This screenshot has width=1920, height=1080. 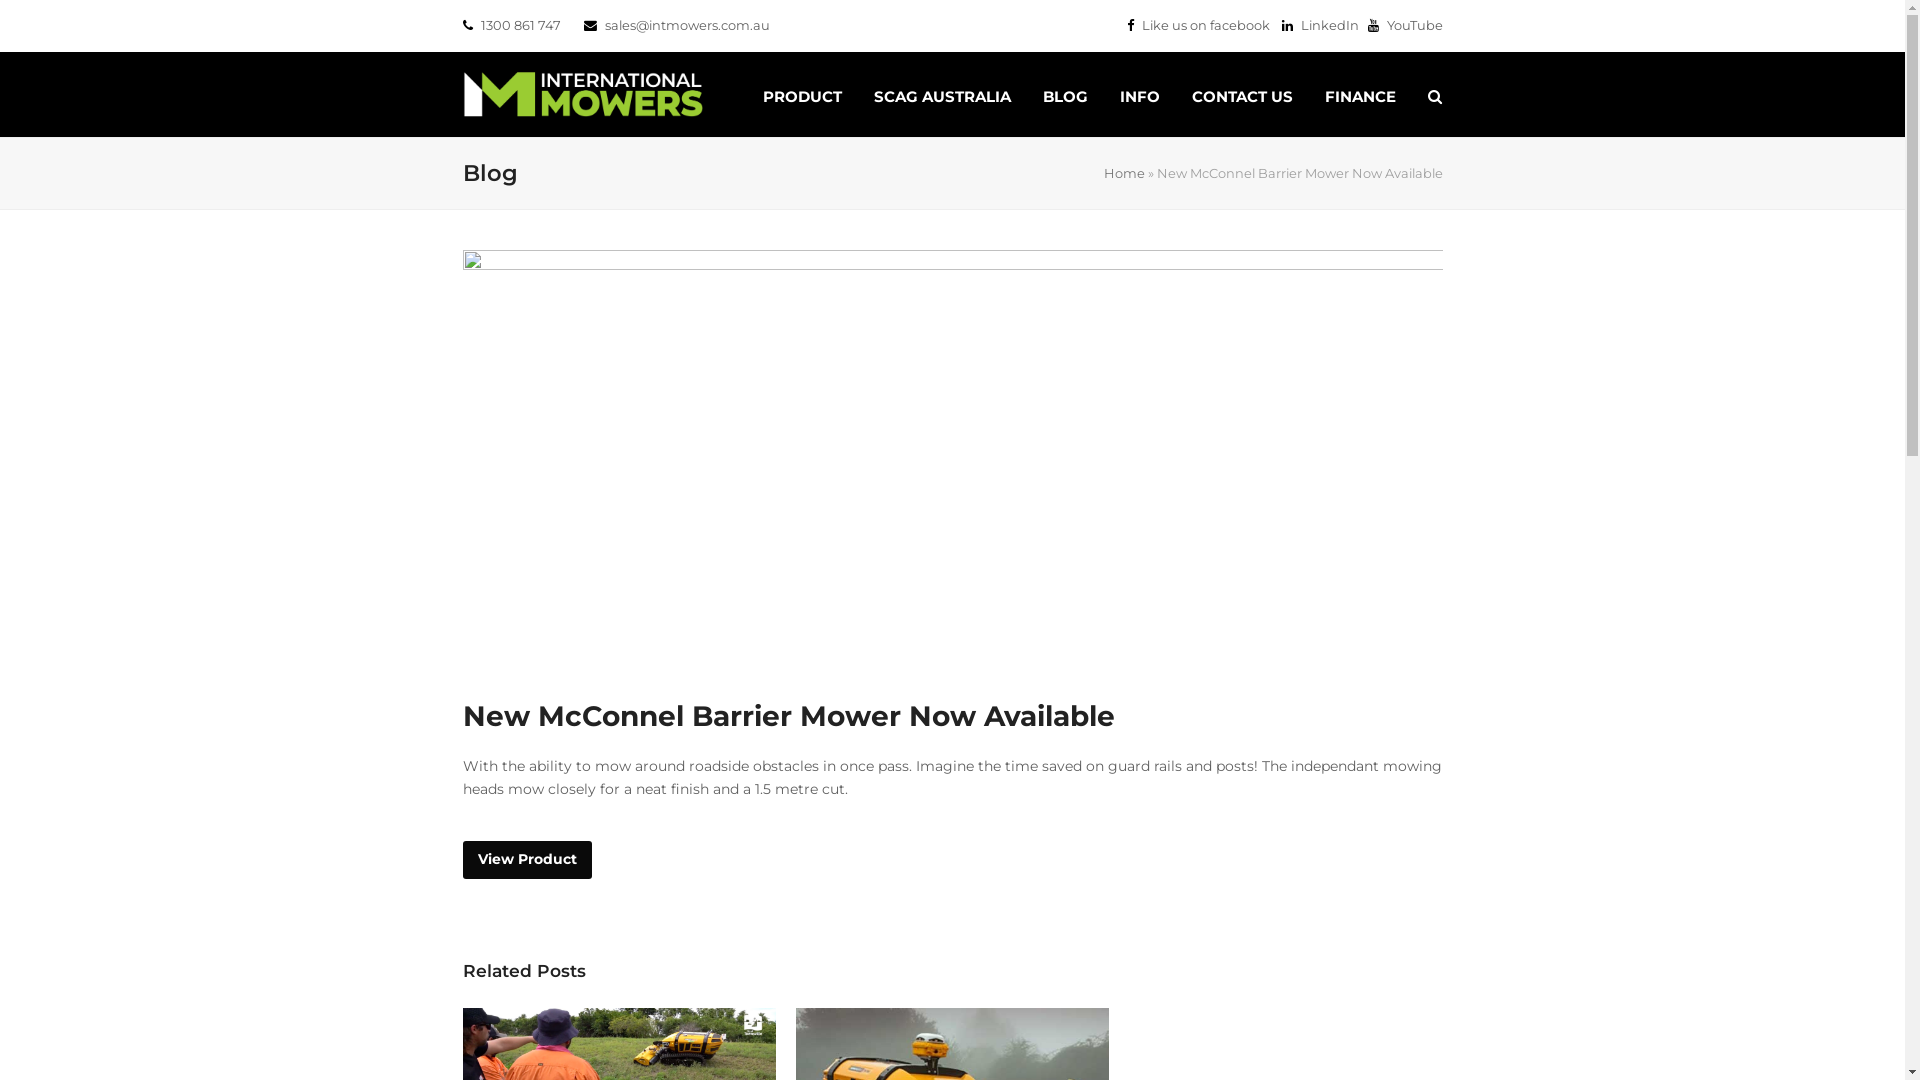 I want to click on 'Like us on facebook', so click(x=1197, y=24).